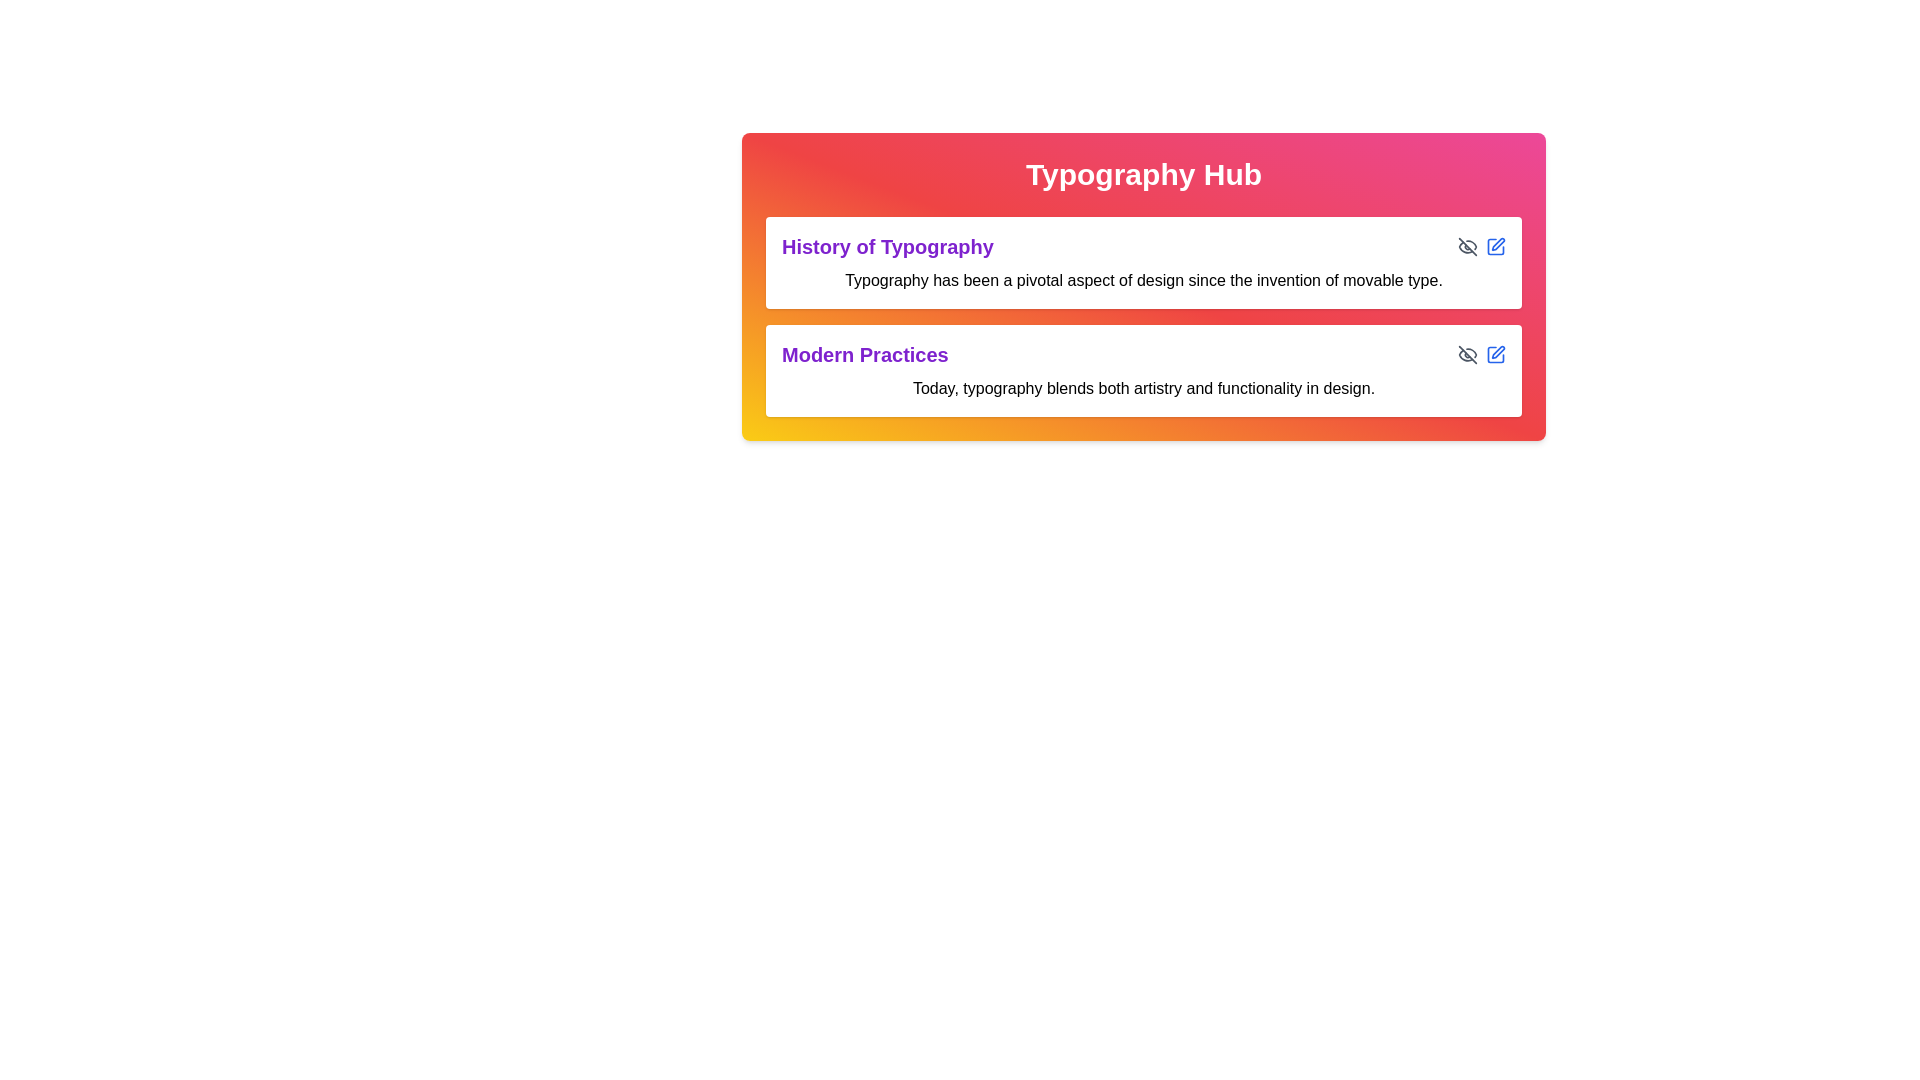  What do you see at coordinates (1143, 370) in the screenshot?
I see `the informational card that describes modern practices in typography, which is the second card in a vertical stack below the 'History of Typography' card` at bounding box center [1143, 370].